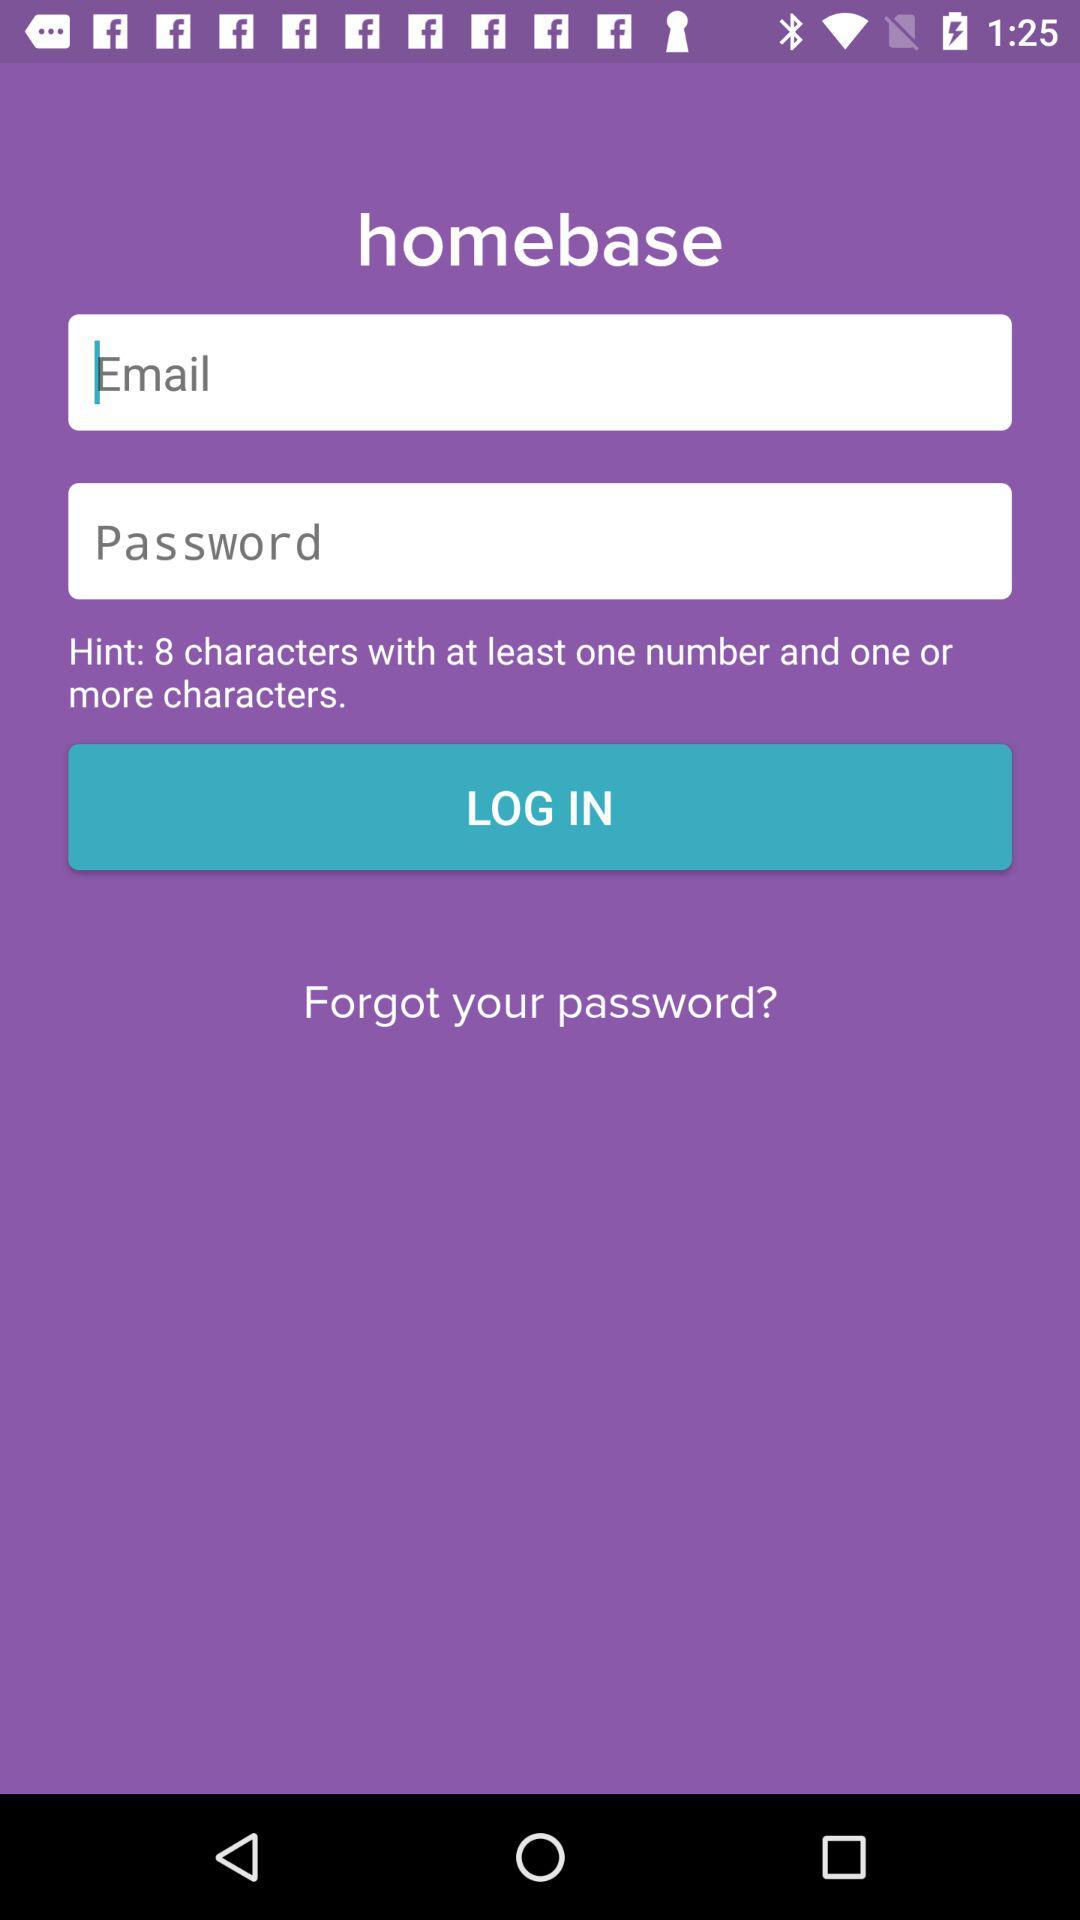  Describe the element at coordinates (540, 541) in the screenshot. I see `password` at that location.